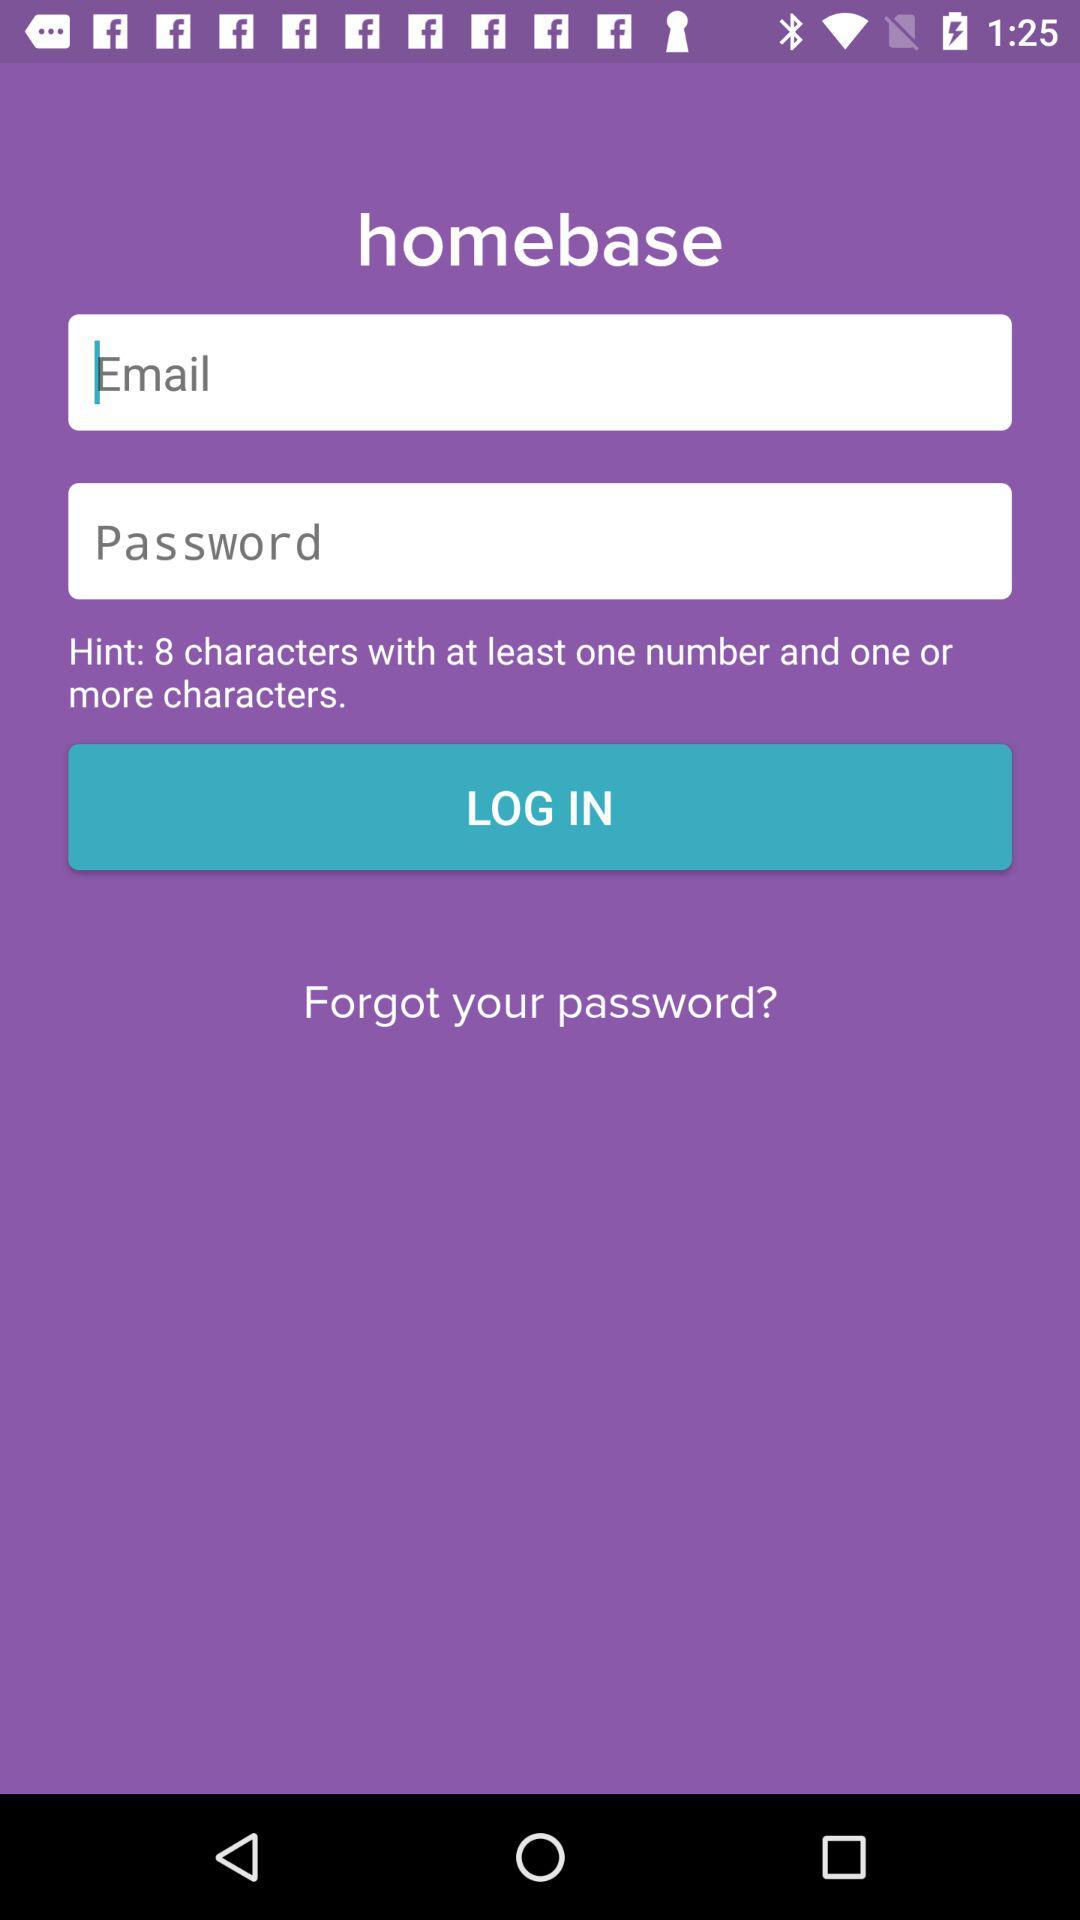  Describe the element at coordinates (540, 541) in the screenshot. I see `password` at that location.